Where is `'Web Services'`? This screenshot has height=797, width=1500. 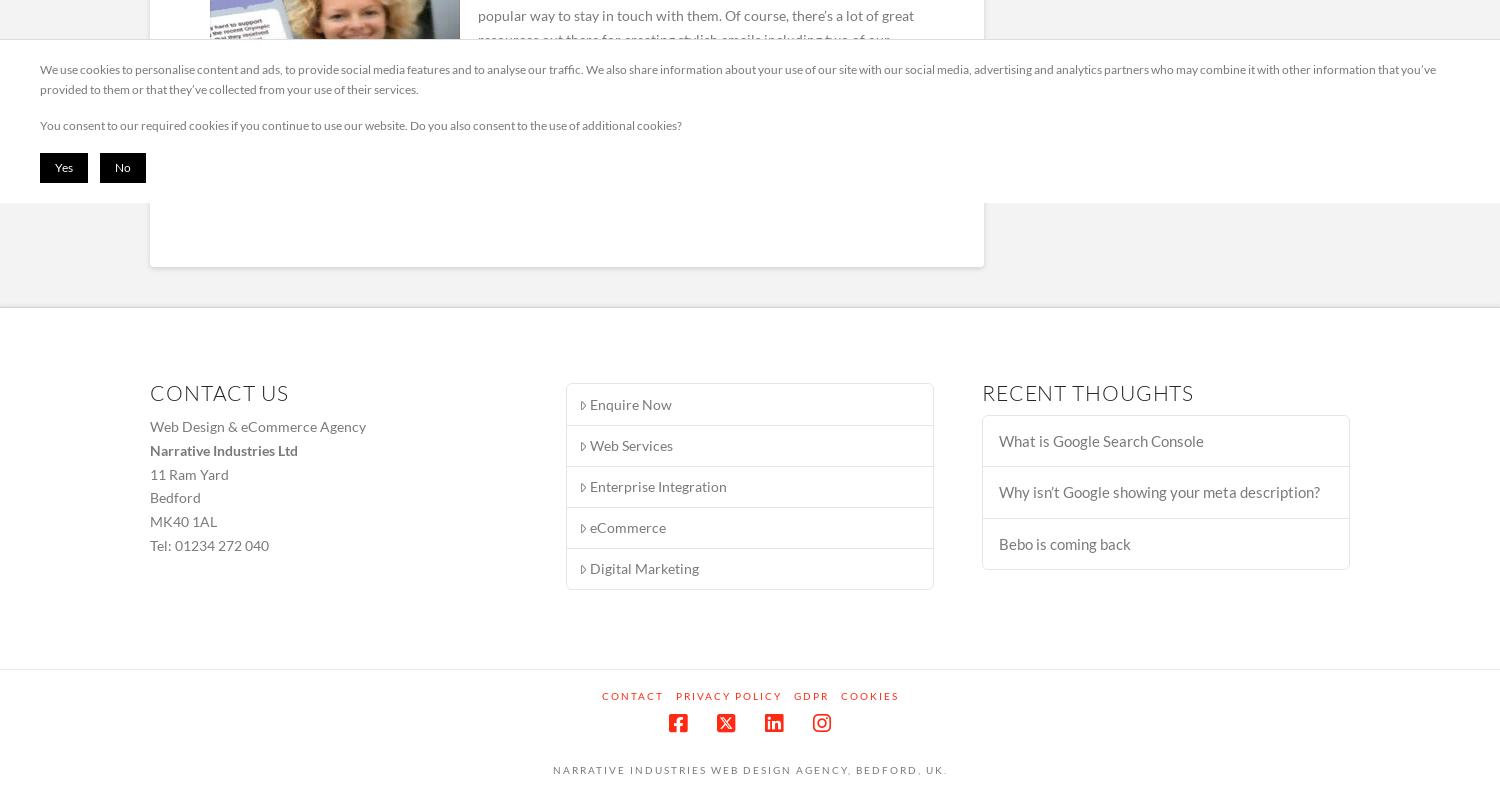 'Web Services' is located at coordinates (631, 443).